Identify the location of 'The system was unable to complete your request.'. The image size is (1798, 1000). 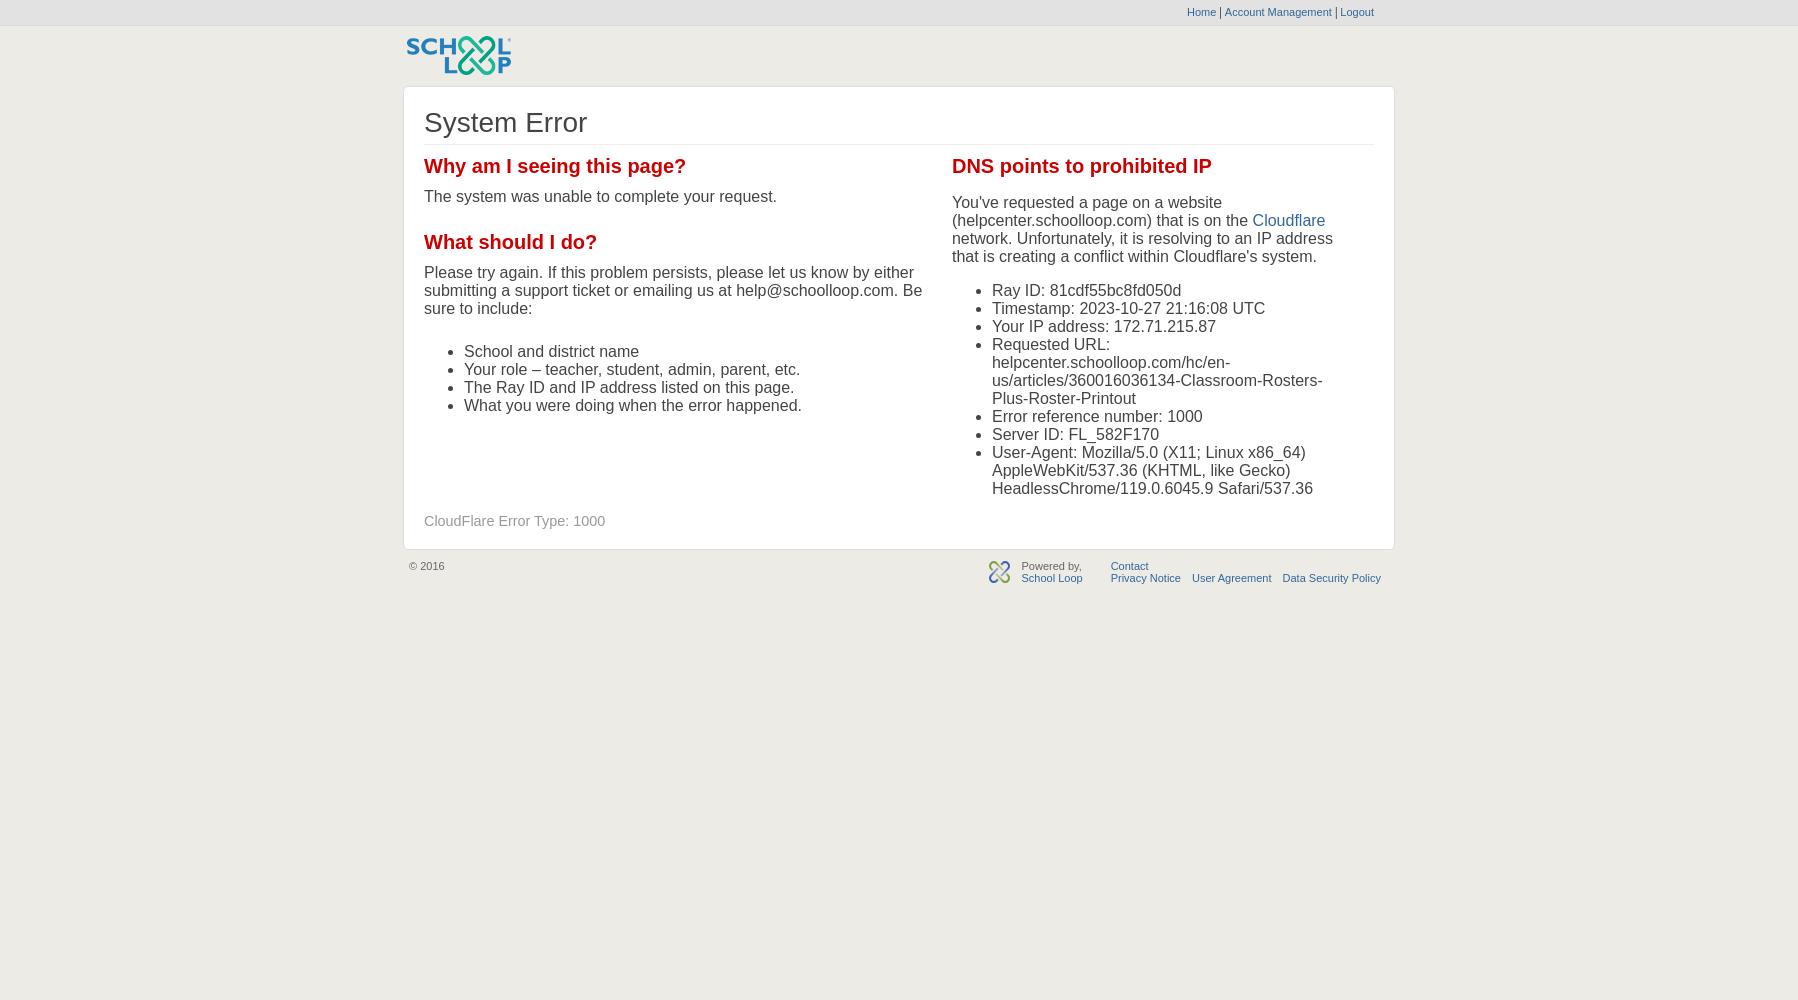
(599, 195).